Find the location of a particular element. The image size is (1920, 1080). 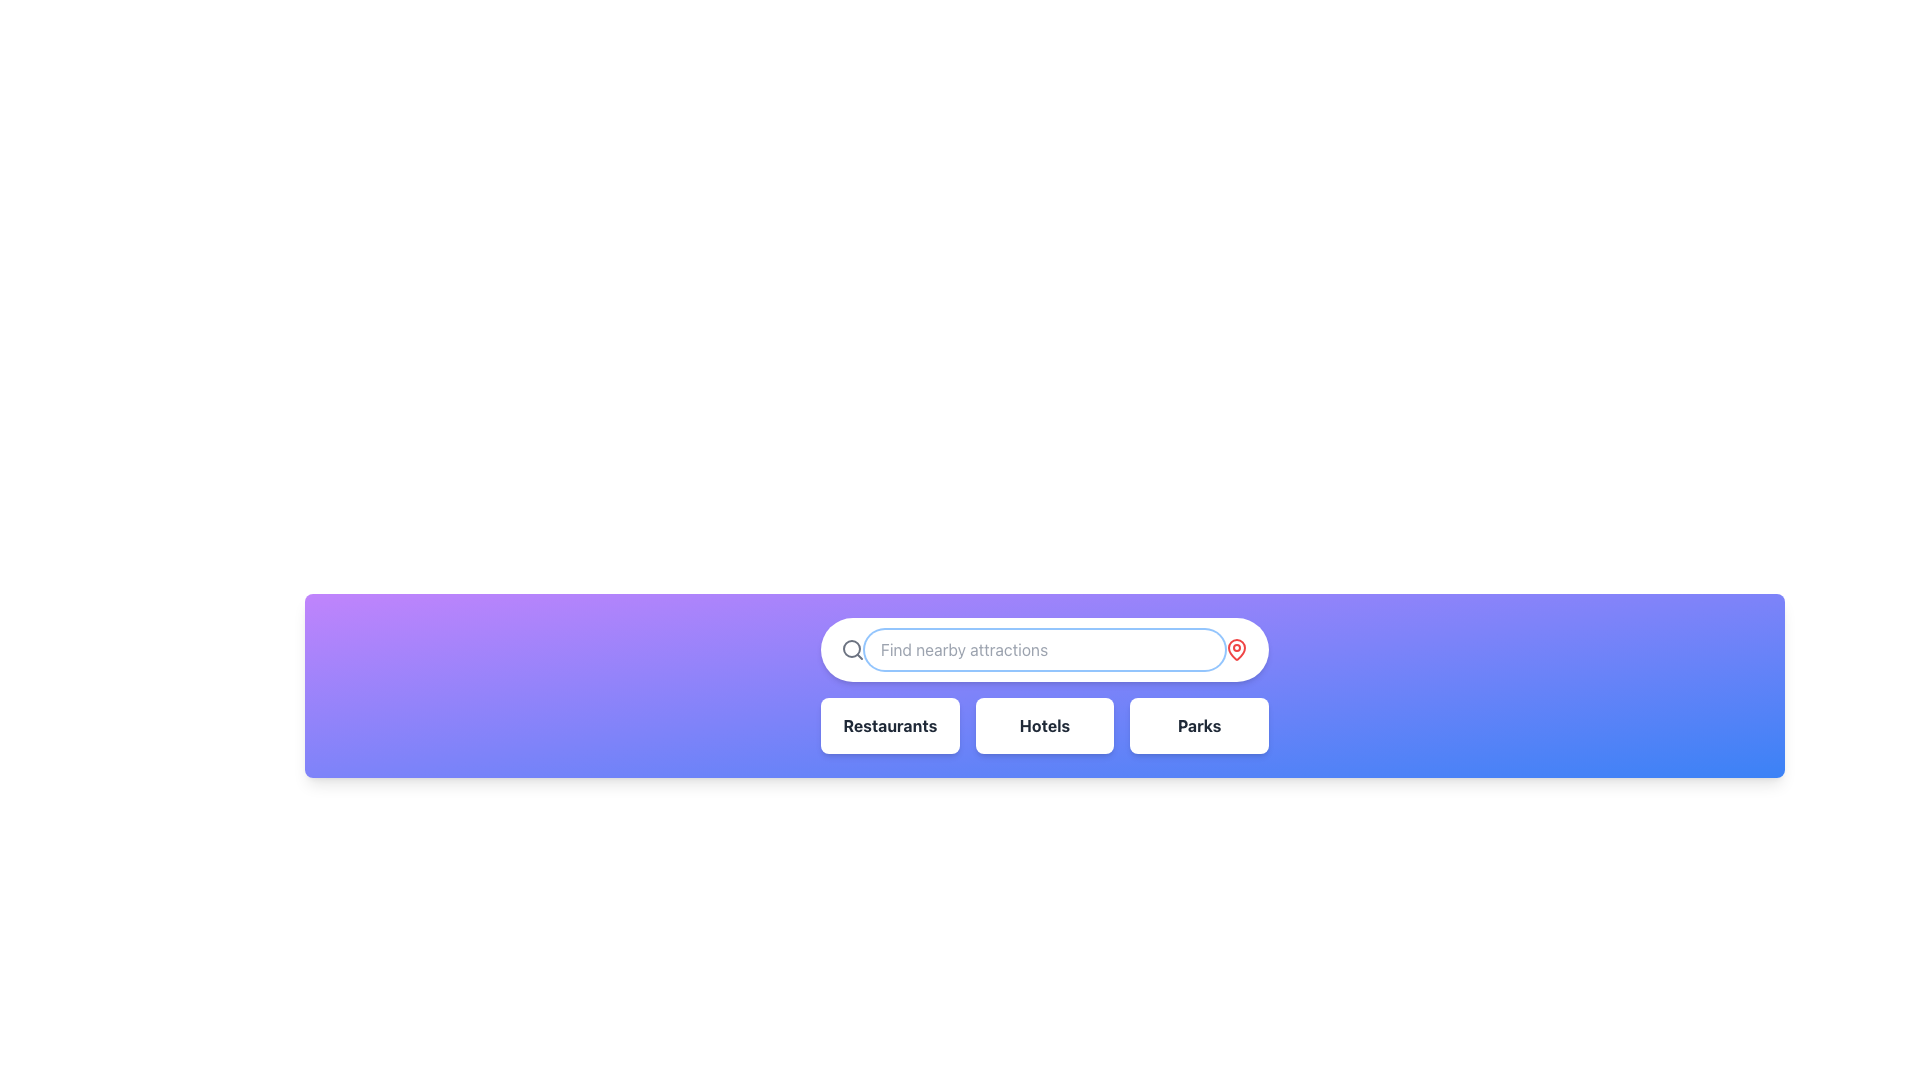

the 'Hotels' button, which is a rectangular component with rounded corners and bold dark gray text on a white background, positioned below the search bar and is the second button in a row of three components is located at coordinates (1044, 725).